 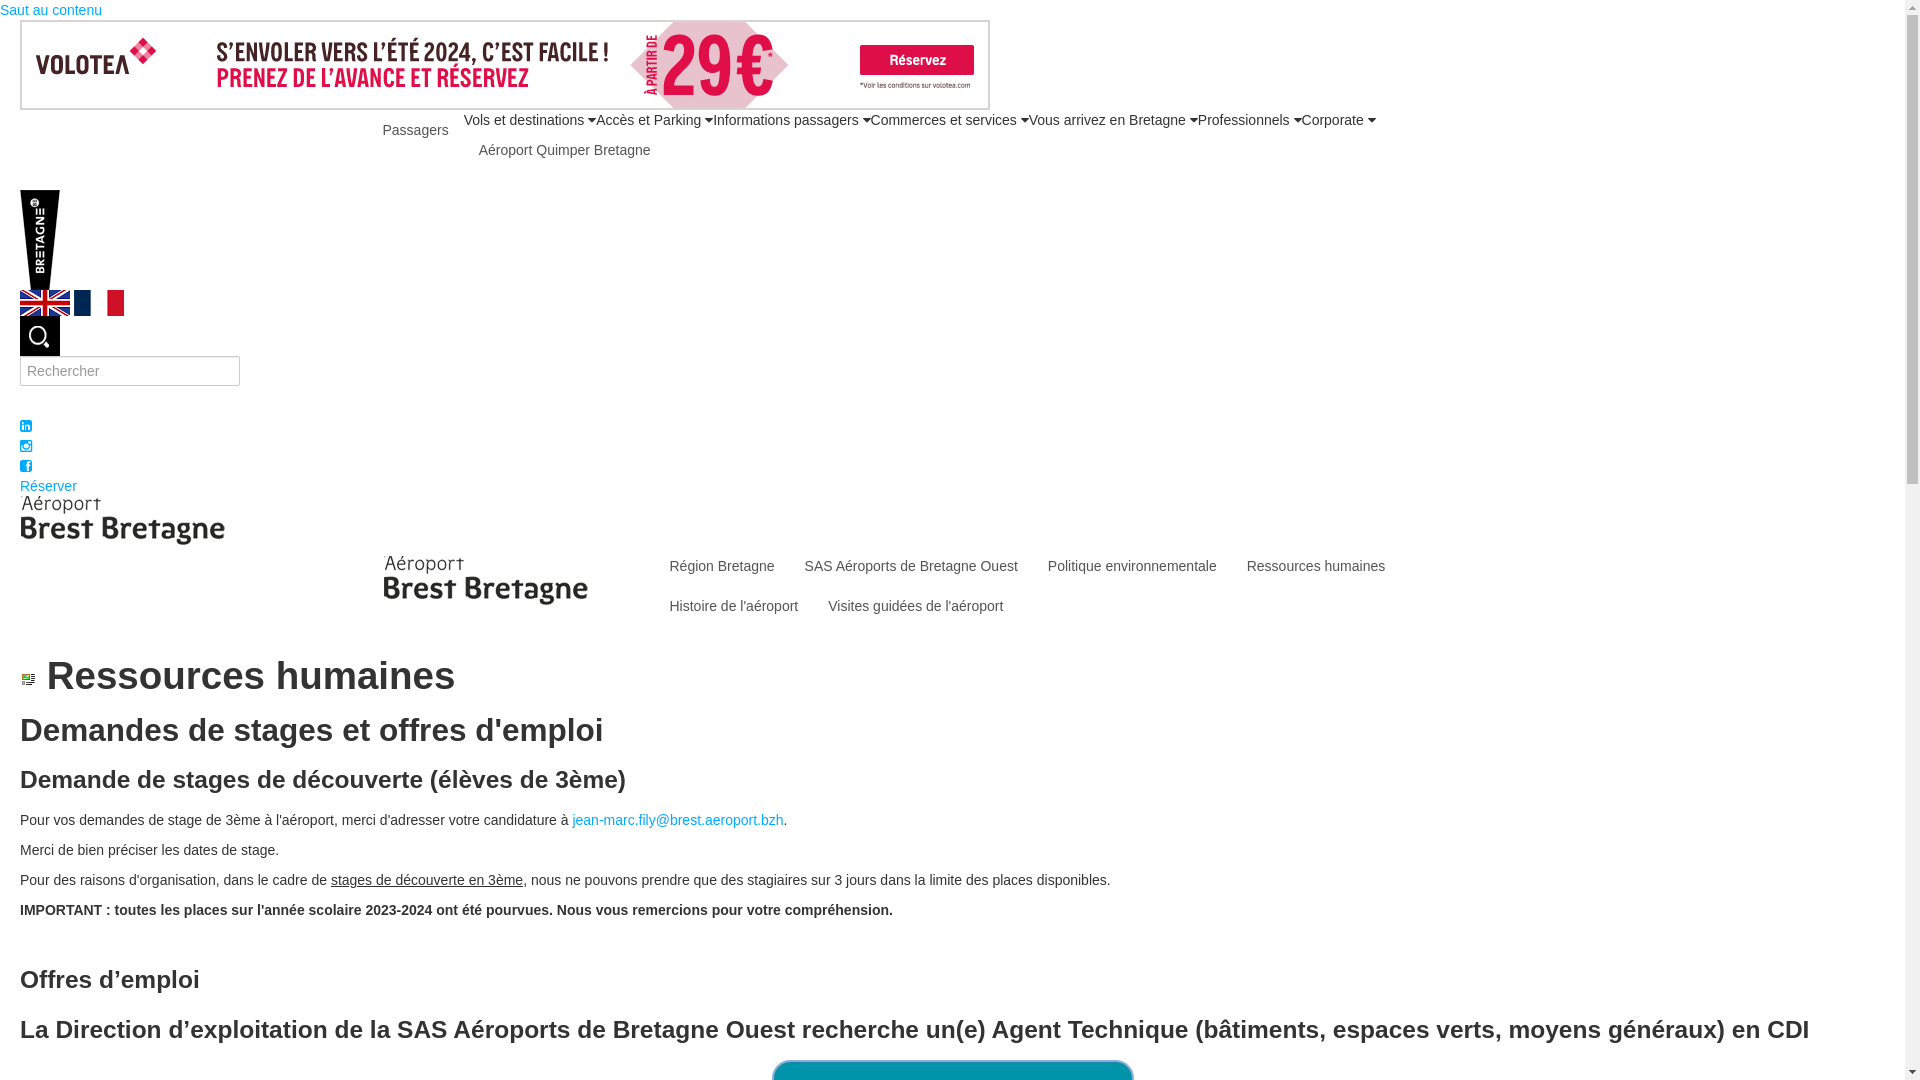 What do you see at coordinates (44, 303) in the screenshot?
I see `'English'` at bounding box center [44, 303].